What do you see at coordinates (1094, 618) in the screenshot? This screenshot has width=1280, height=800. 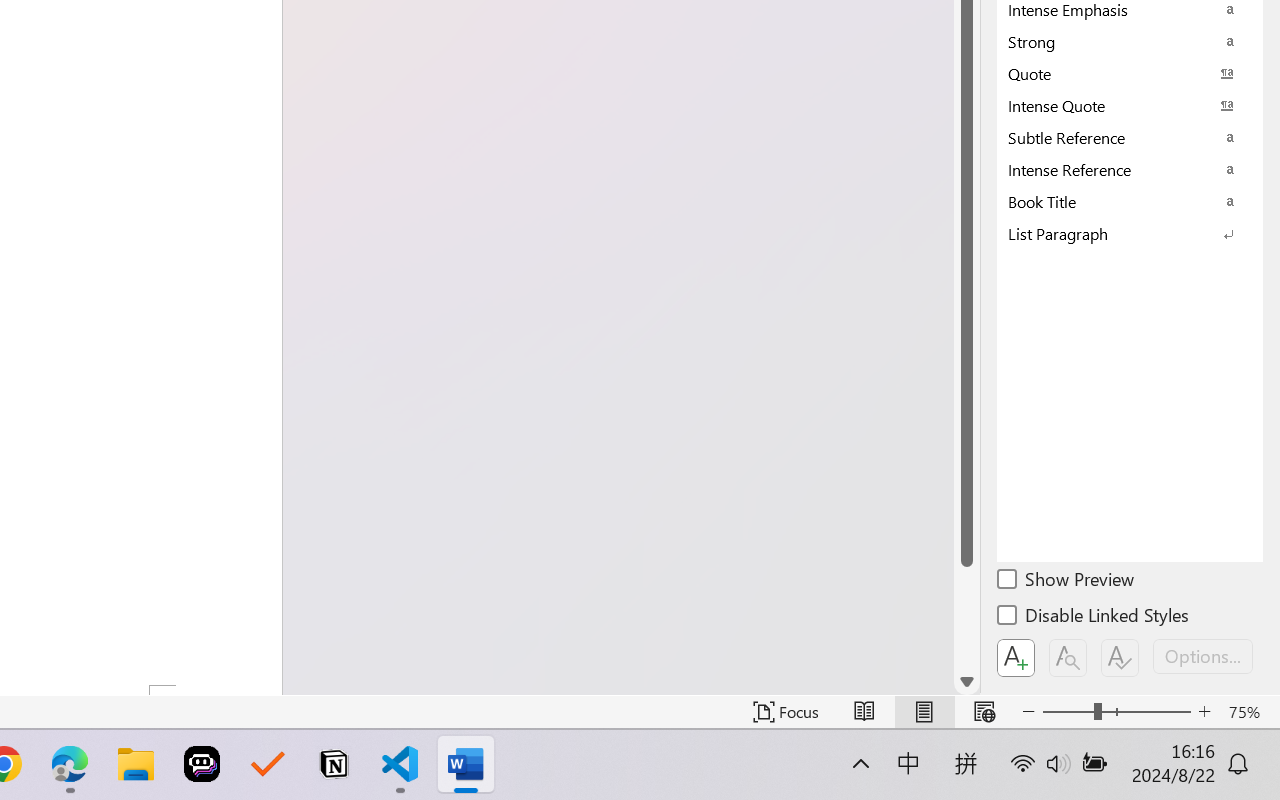 I see `'Disable Linked Styles'` at bounding box center [1094, 618].